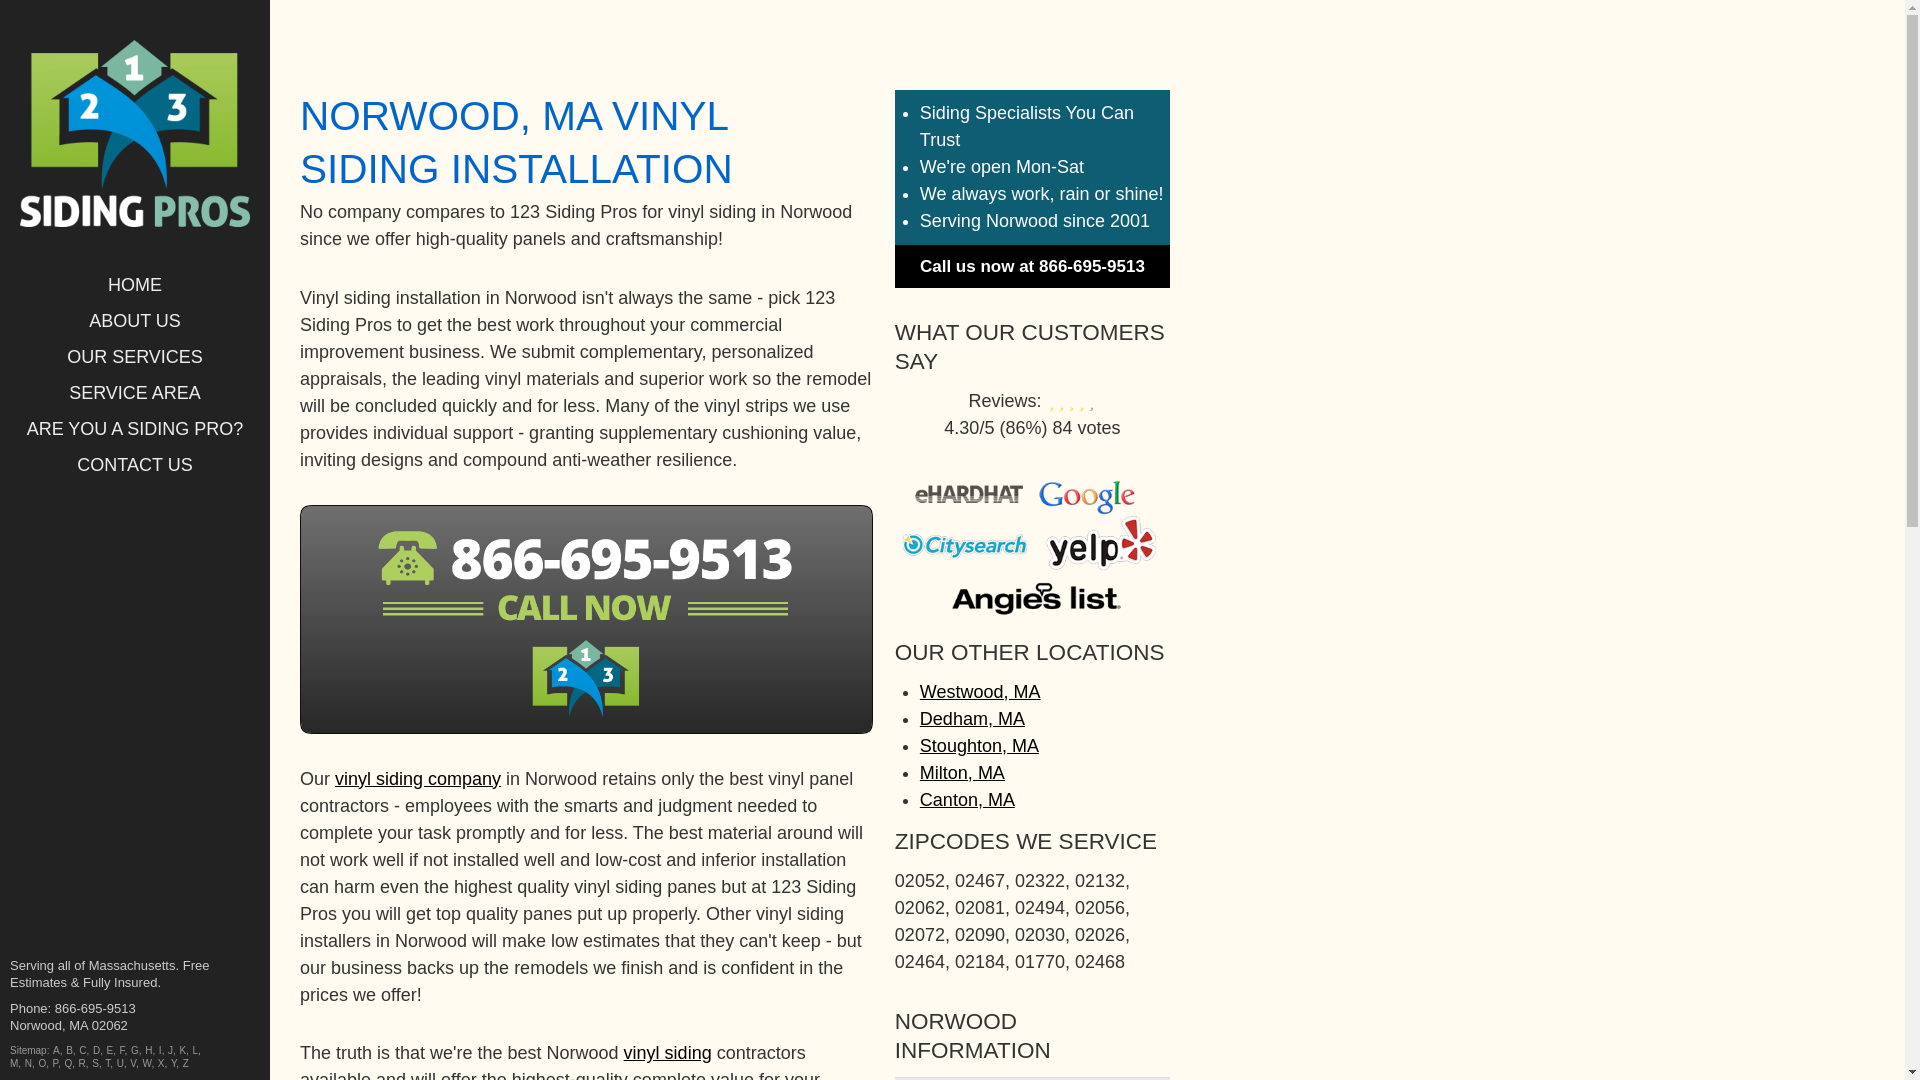 The width and height of the screenshot is (1920, 1080). What do you see at coordinates (133, 1049) in the screenshot?
I see `'G'` at bounding box center [133, 1049].